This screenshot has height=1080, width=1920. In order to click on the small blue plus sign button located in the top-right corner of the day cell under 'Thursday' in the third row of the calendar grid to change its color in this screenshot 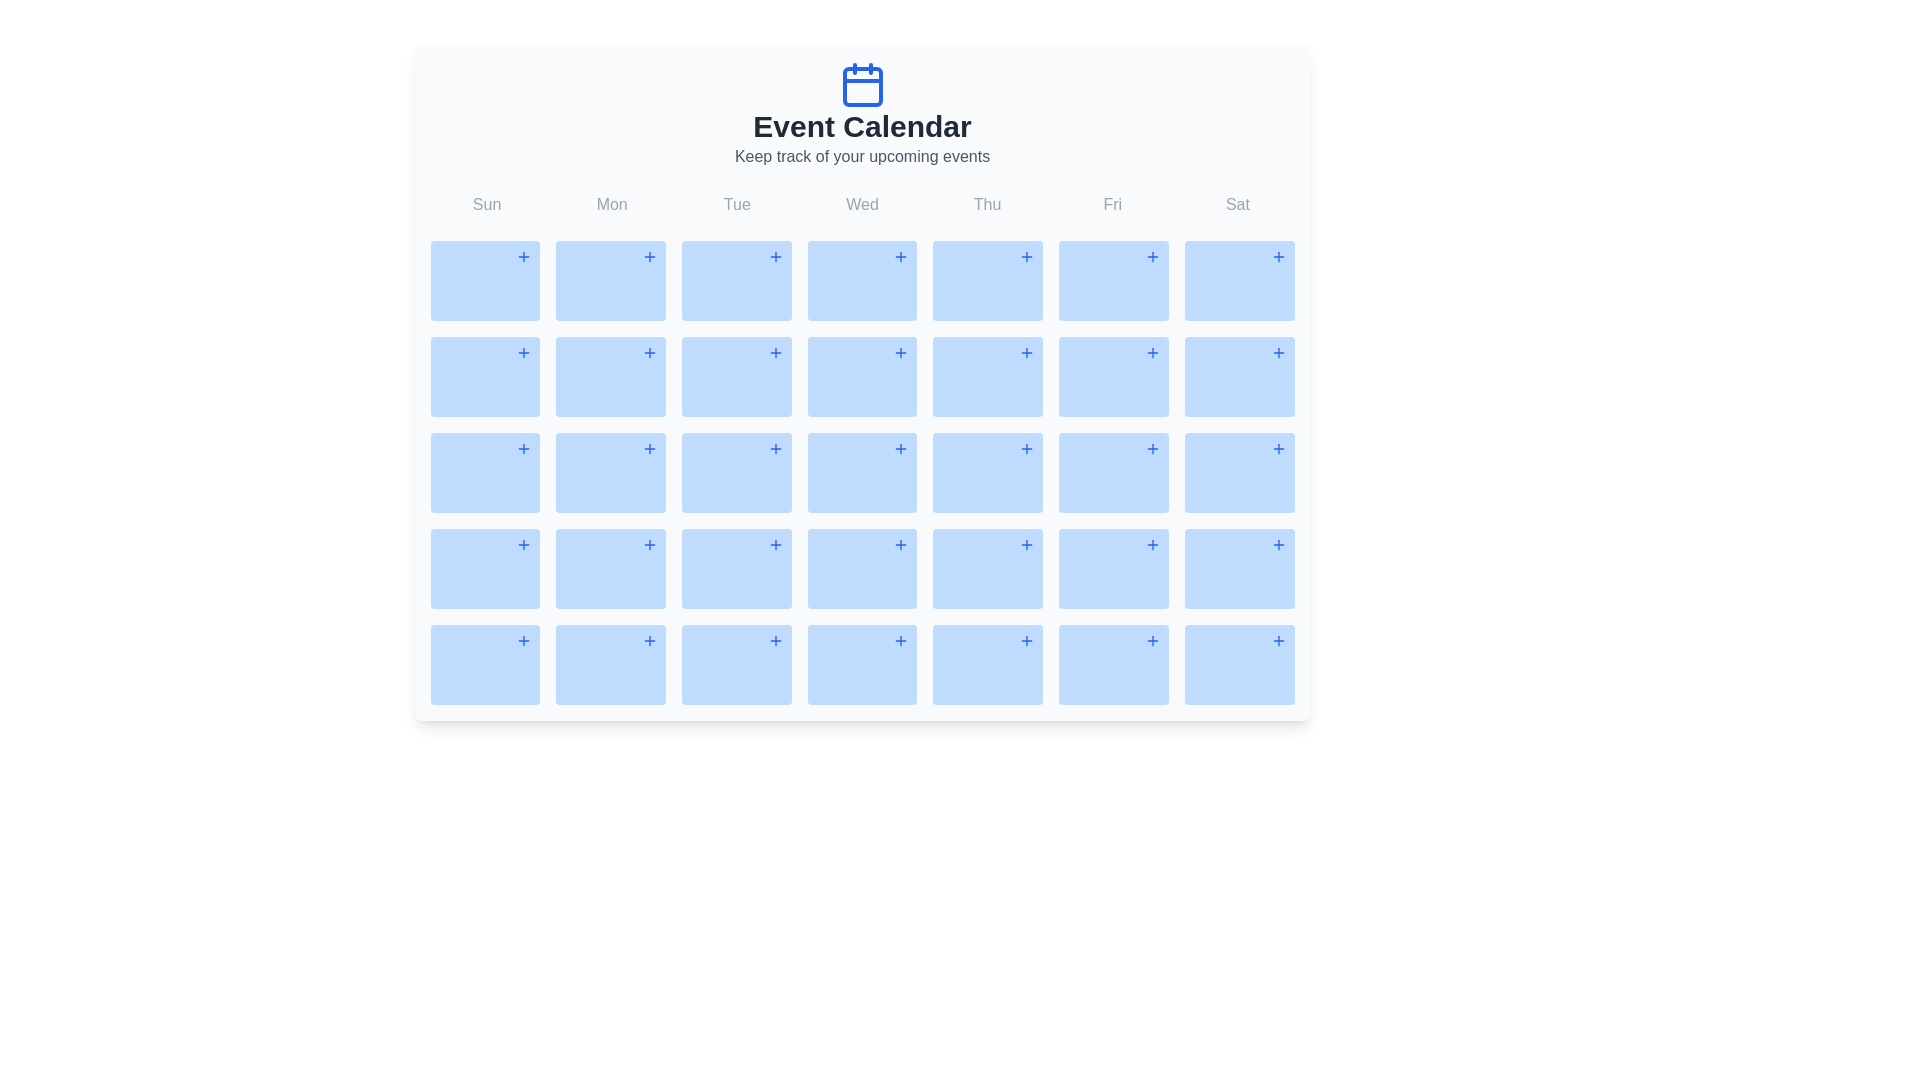, I will do `click(1027, 256)`.